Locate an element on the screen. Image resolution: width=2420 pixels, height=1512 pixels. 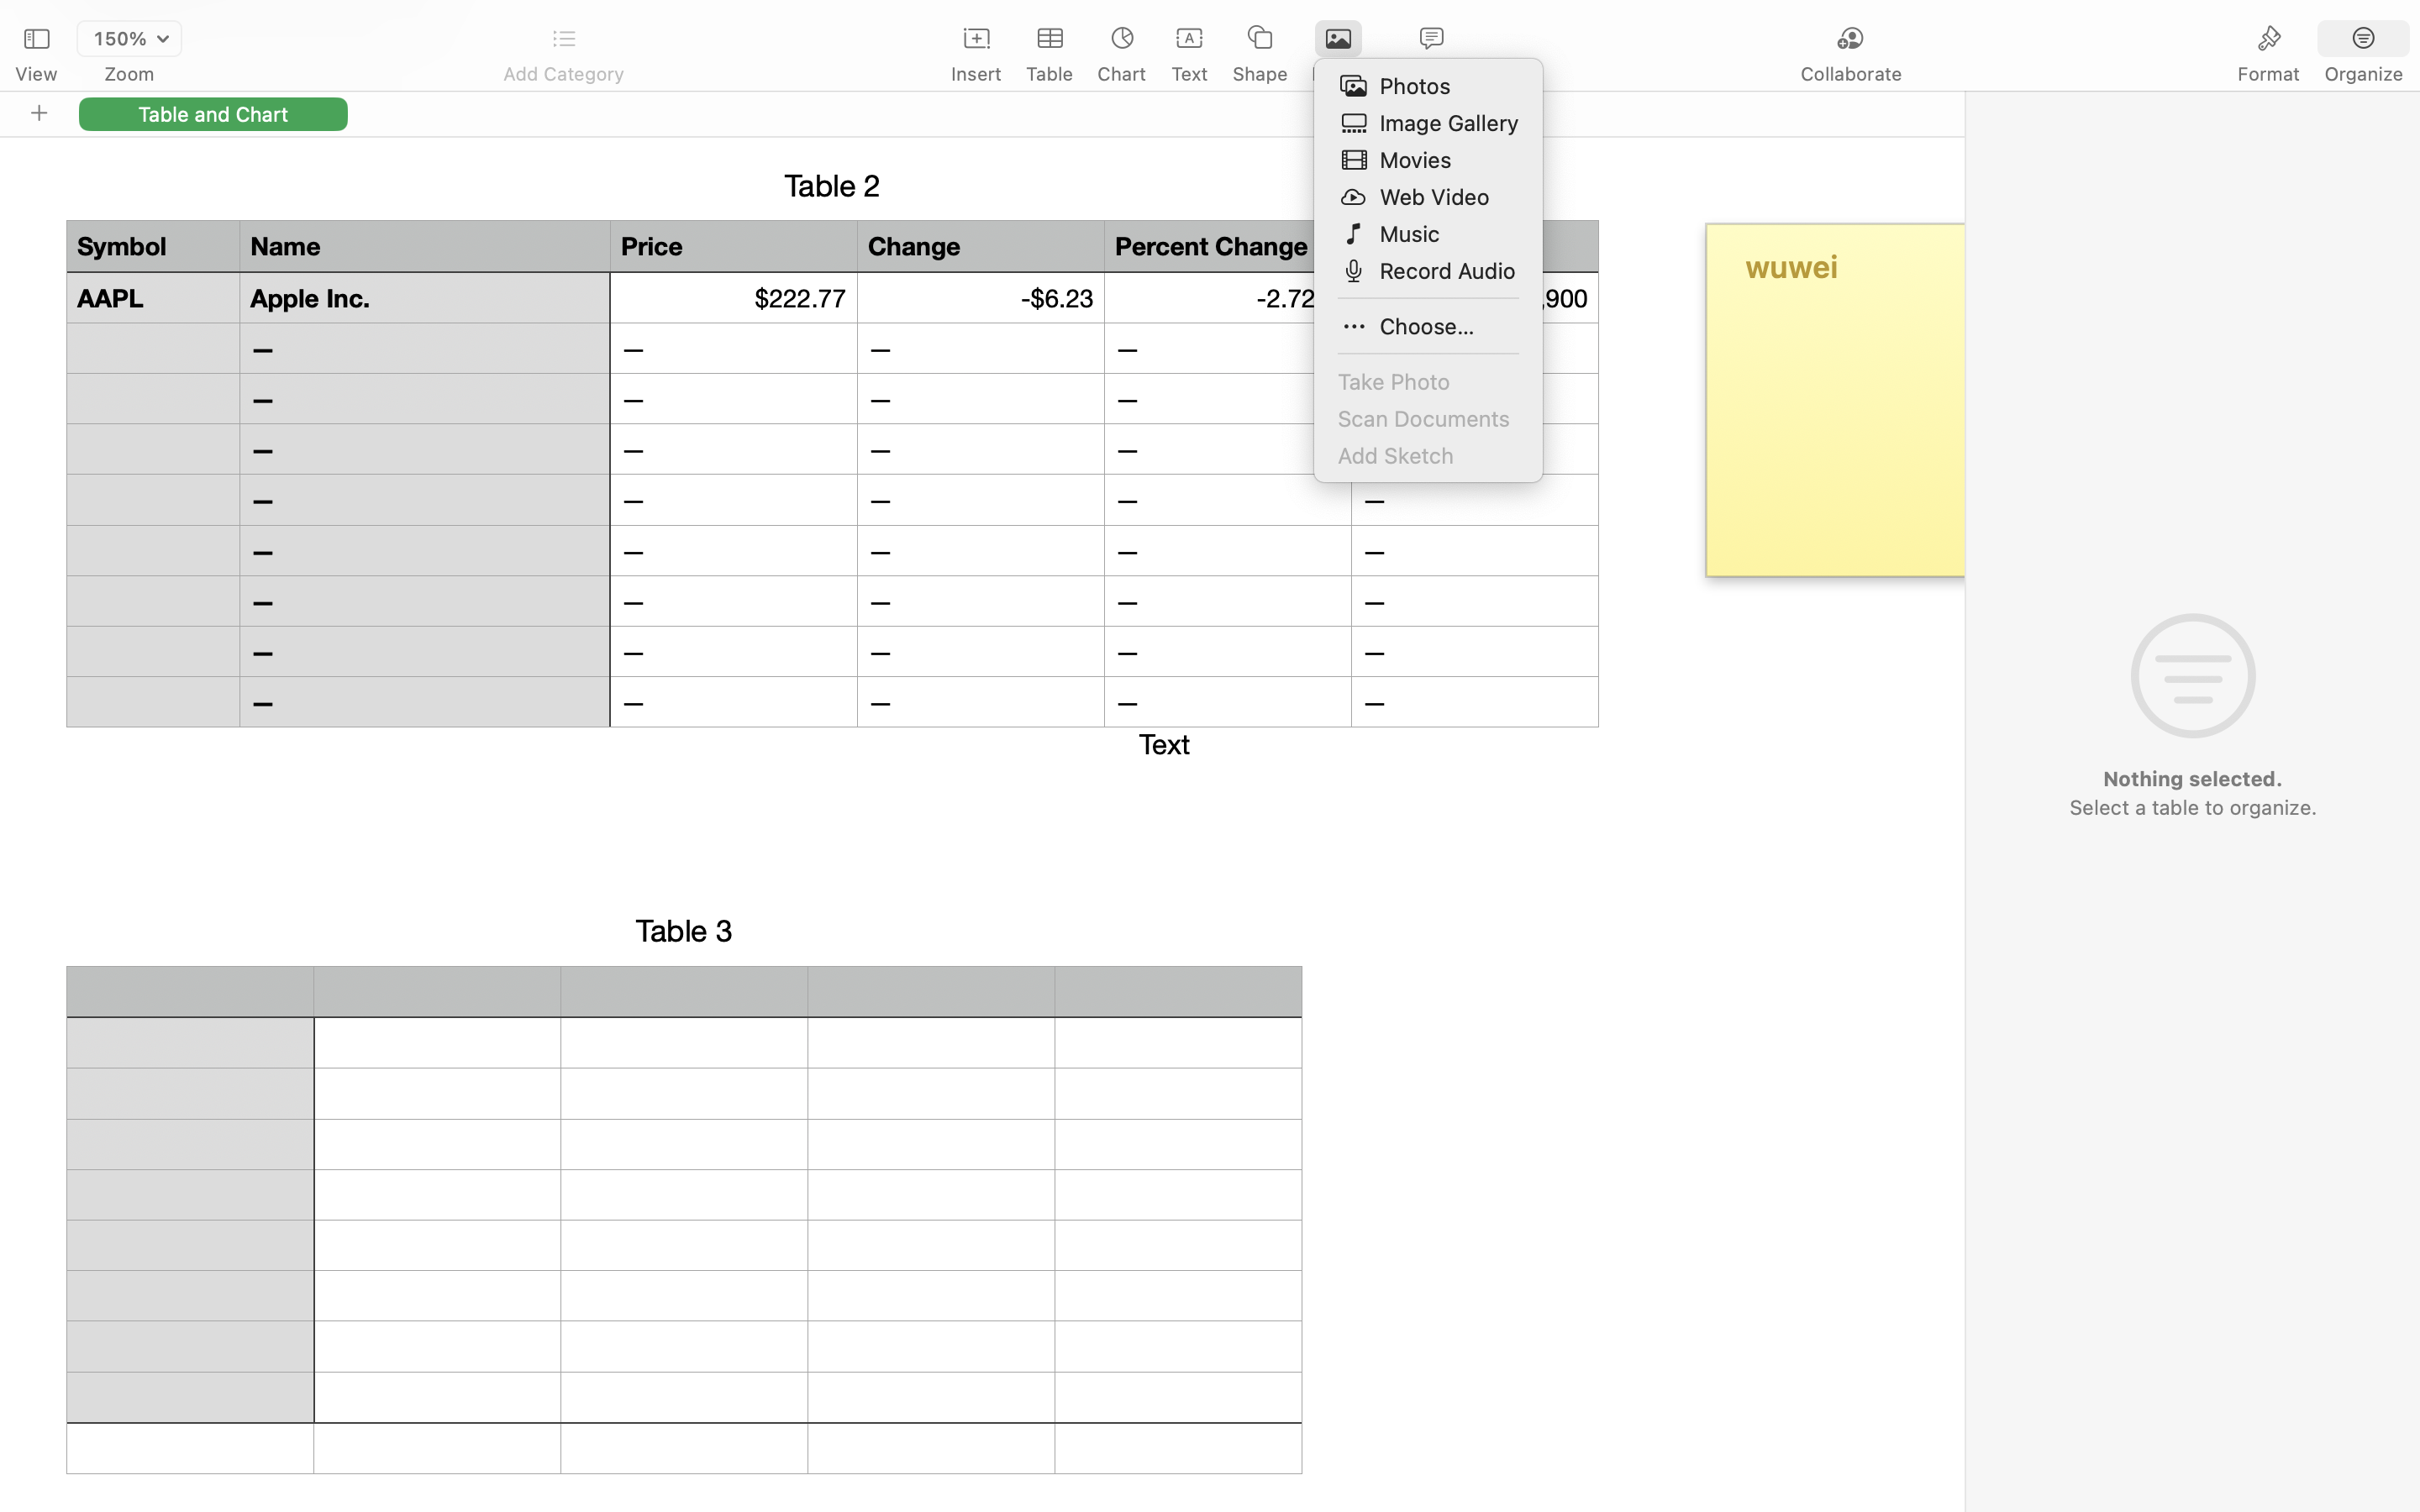
'Nothing selected.' is located at coordinates (2191, 779).